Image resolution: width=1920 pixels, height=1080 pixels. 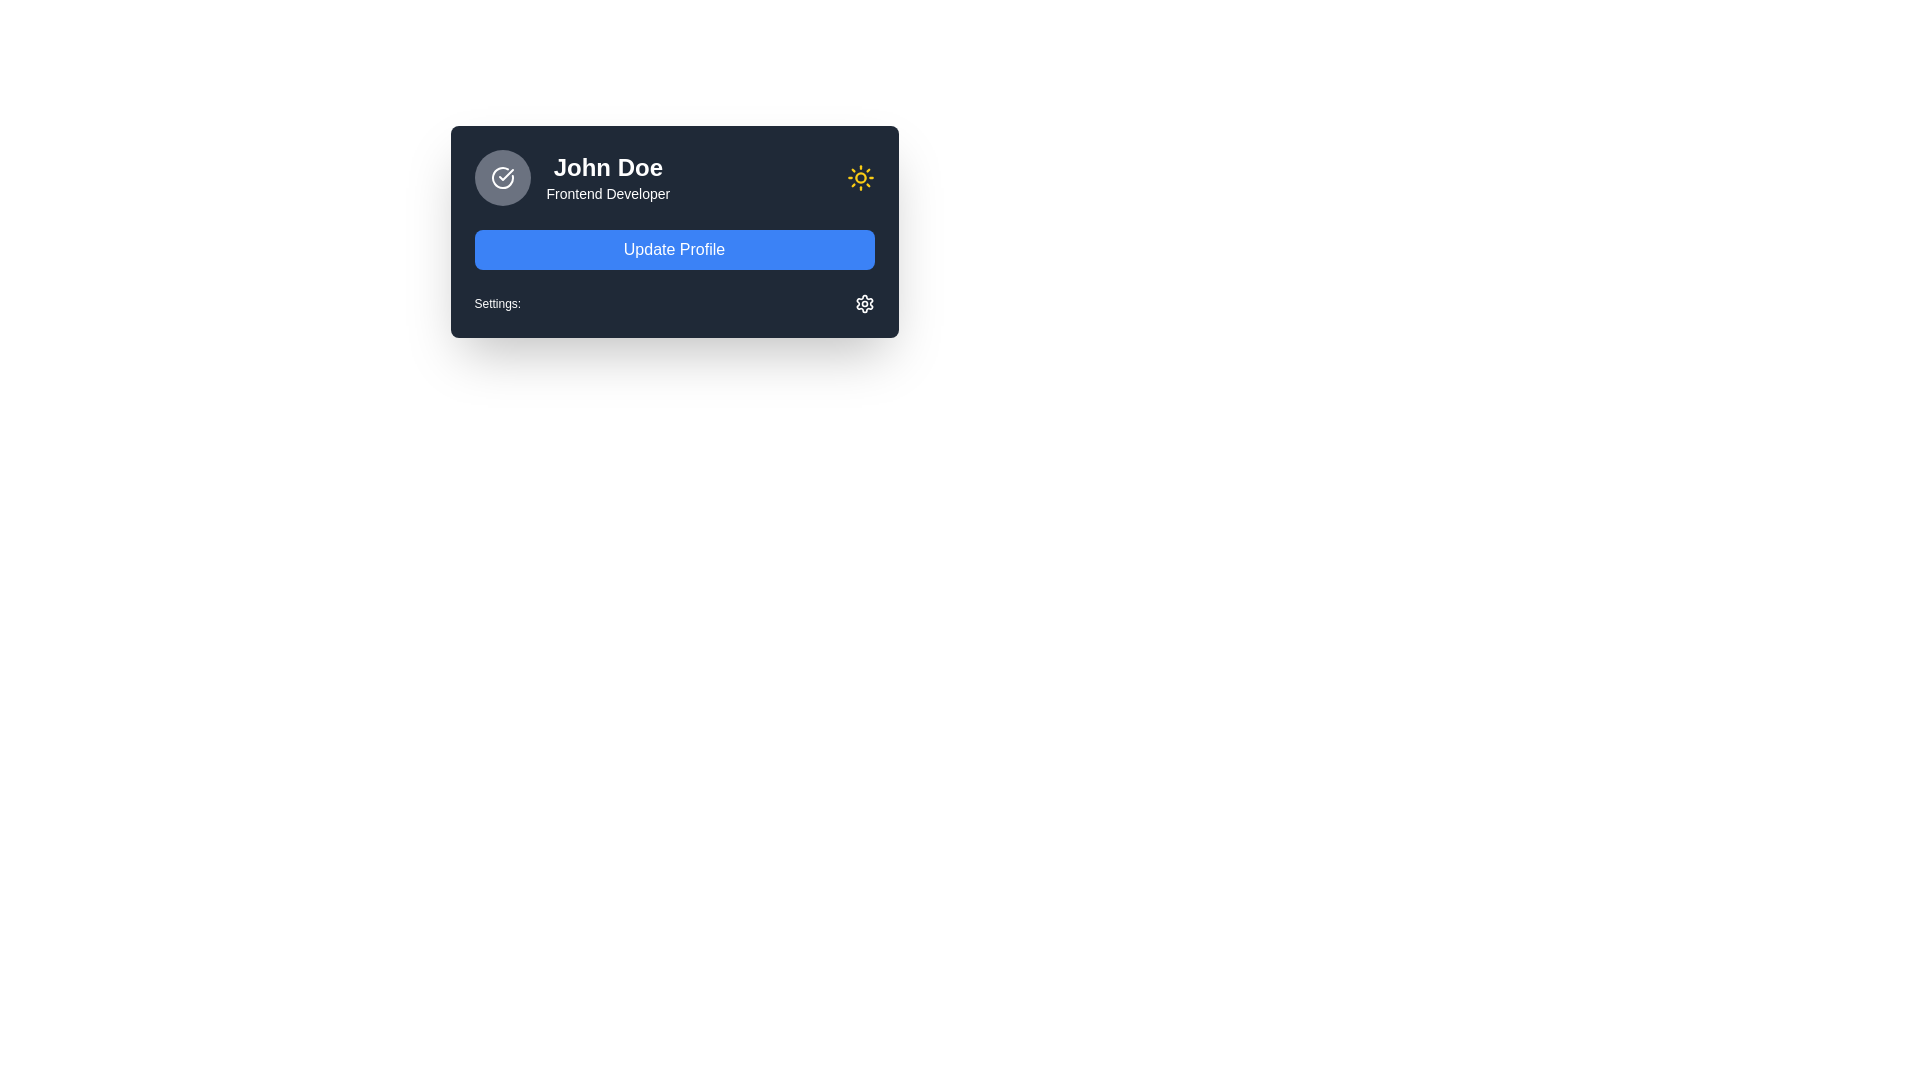 What do you see at coordinates (505, 173) in the screenshot?
I see `the checkmark icon within a circle, located at the top-right section of the card with a dark background` at bounding box center [505, 173].